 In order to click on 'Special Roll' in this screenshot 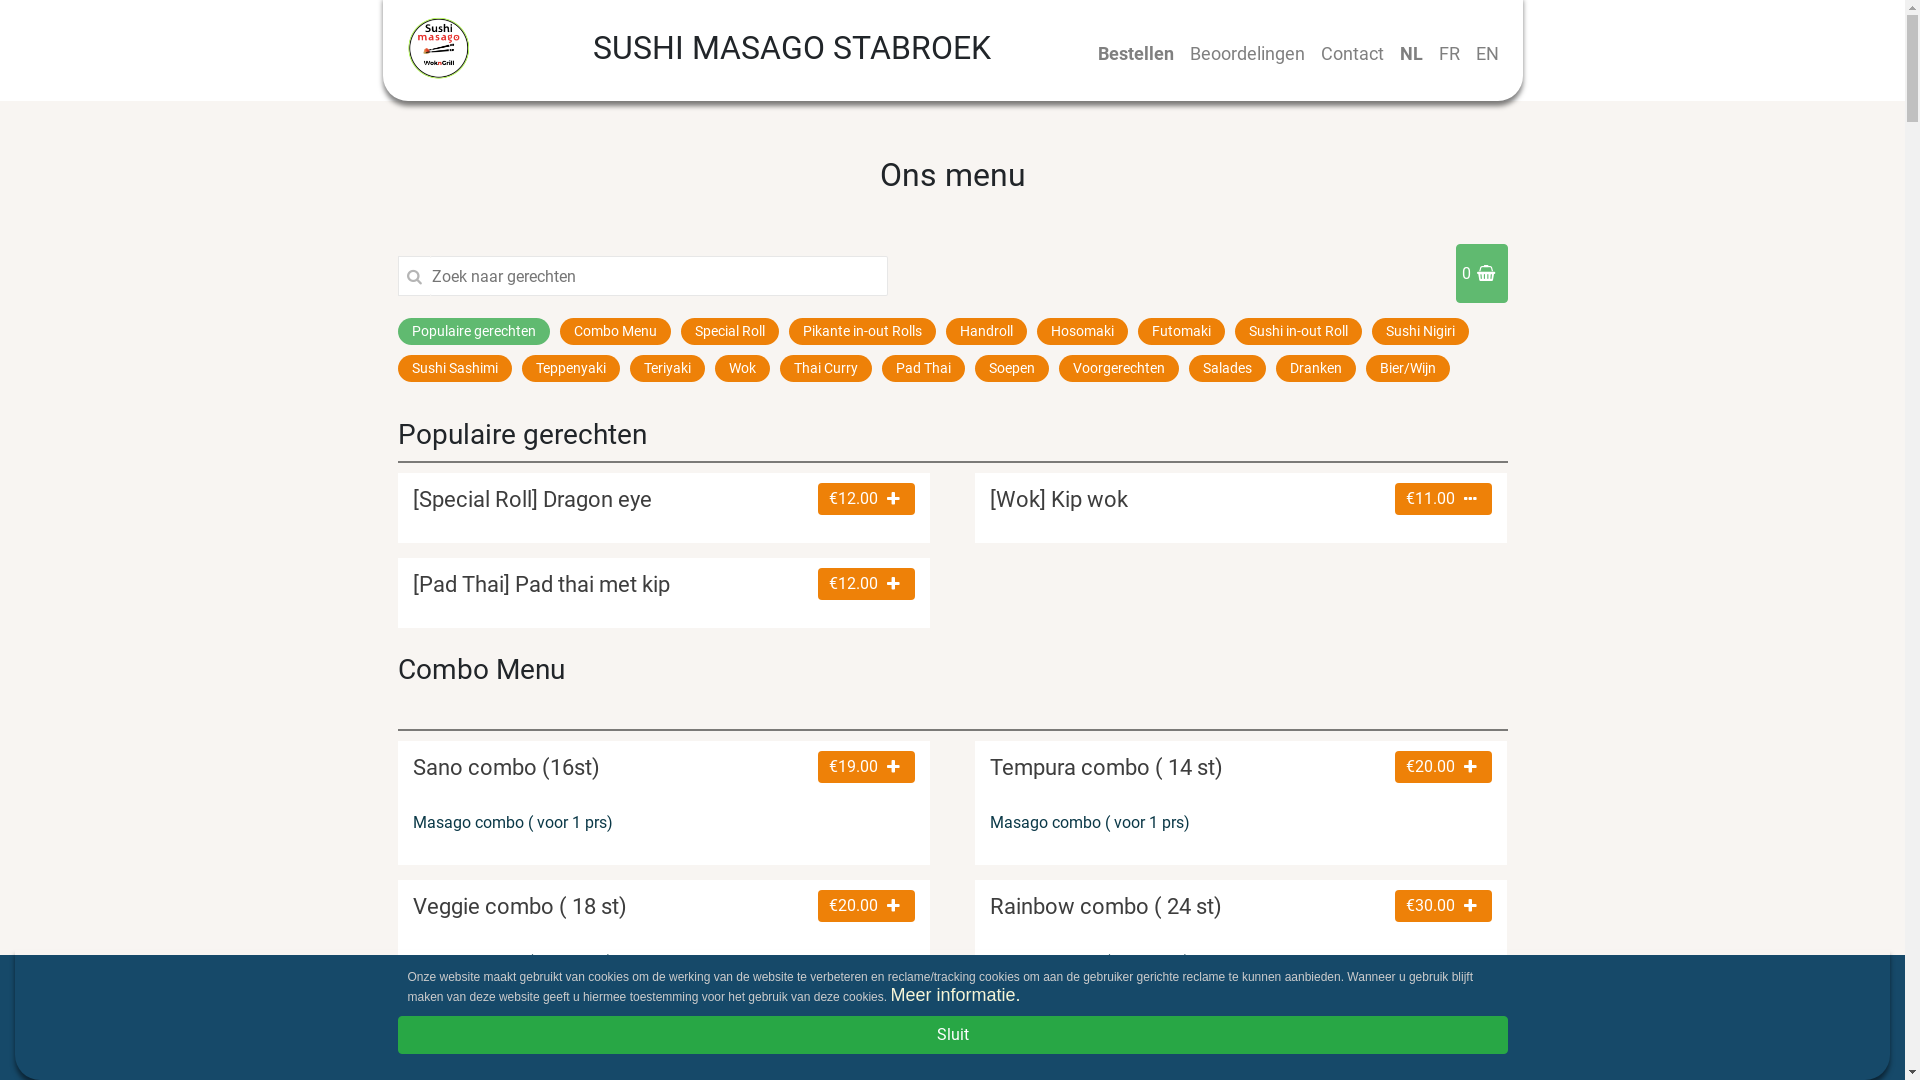, I will do `click(680, 330)`.